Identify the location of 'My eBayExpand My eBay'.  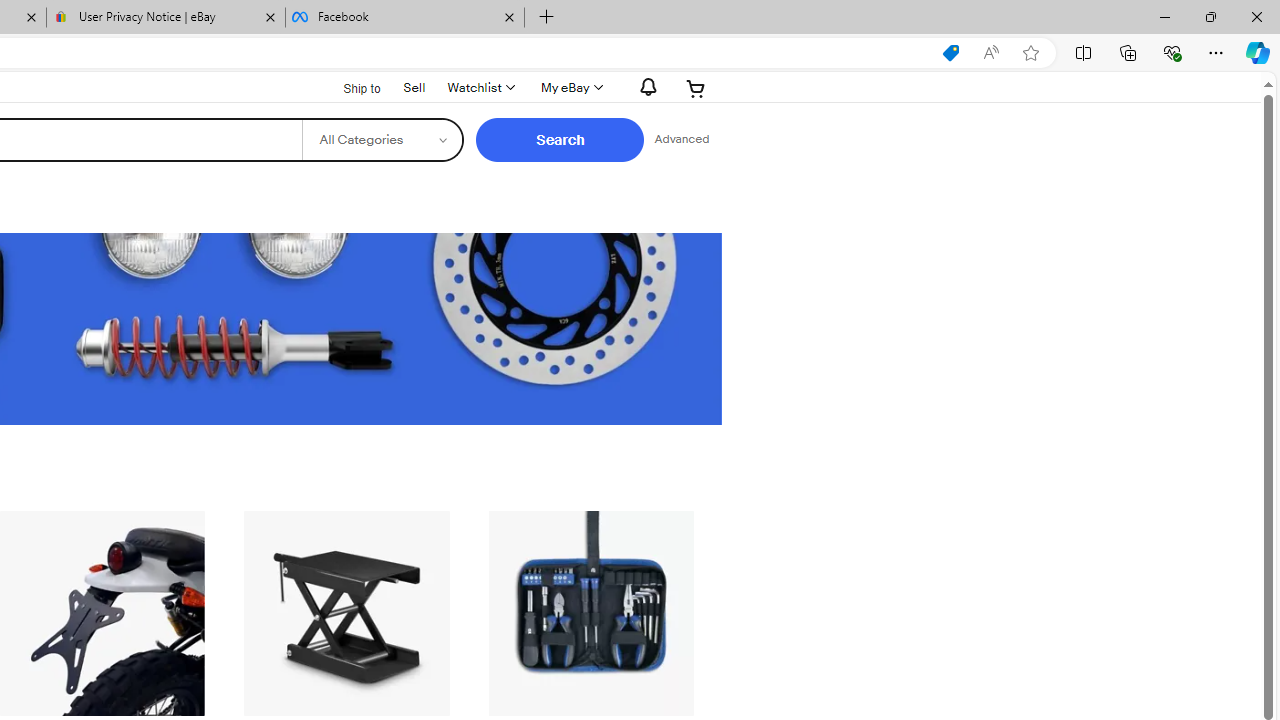
(569, 87).